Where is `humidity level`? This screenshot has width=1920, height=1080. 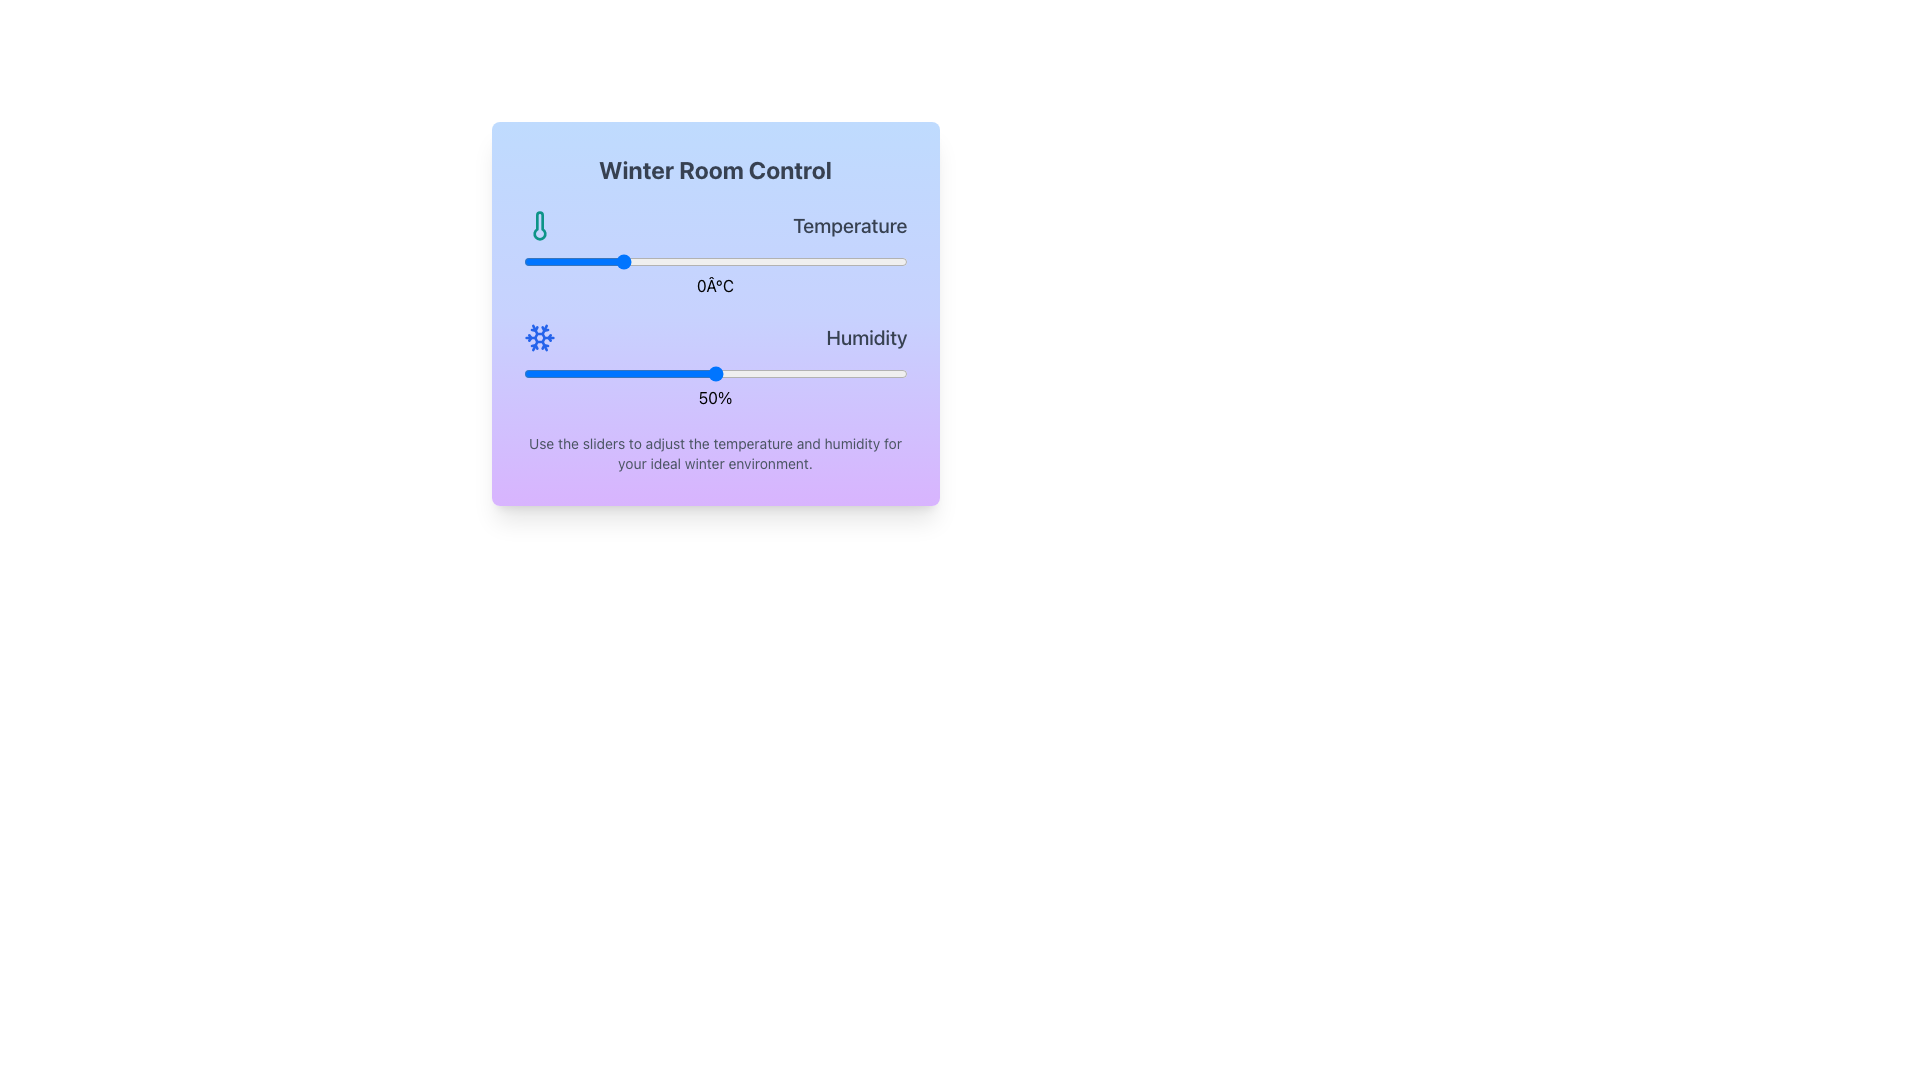 humidity level is located at coordinates (568, 374).